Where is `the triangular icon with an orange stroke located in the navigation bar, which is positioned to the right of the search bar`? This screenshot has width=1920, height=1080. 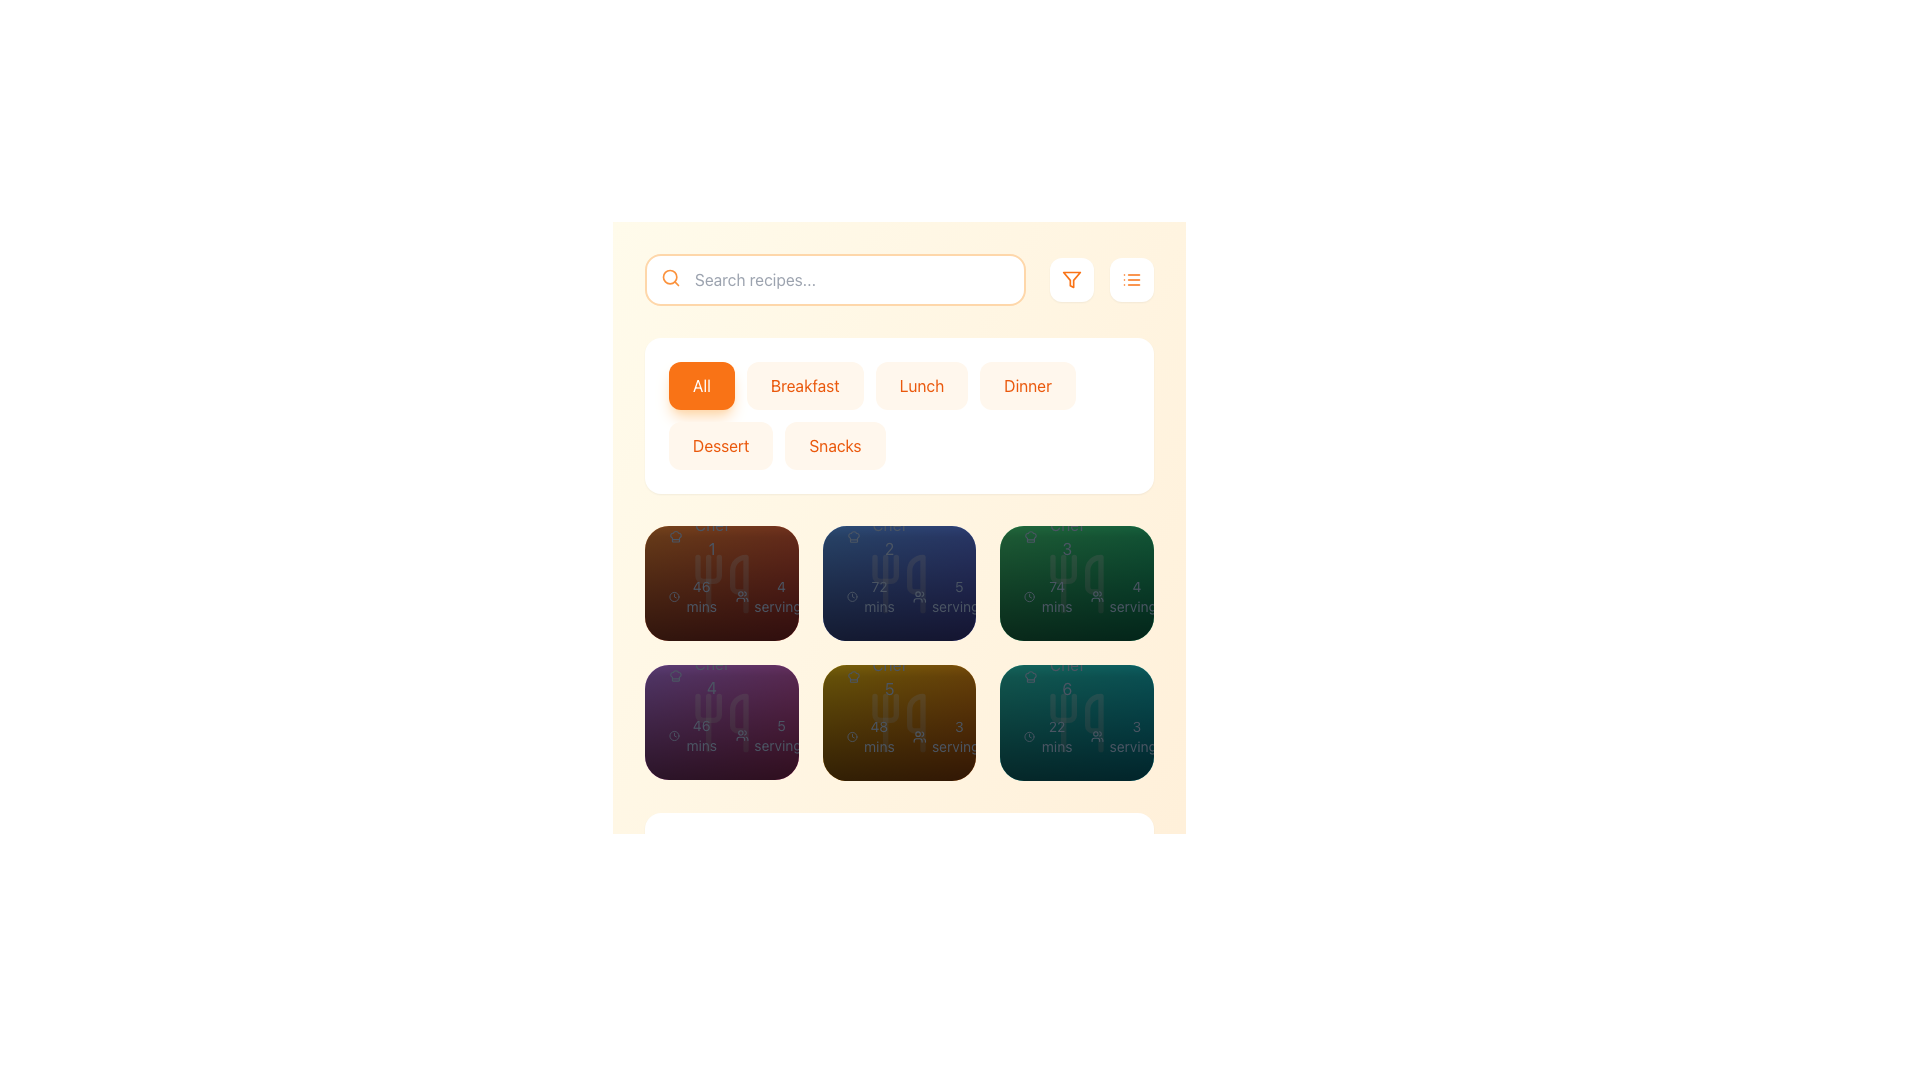
the triangular icon with an orange stroke located in the navigation bar, which is positioned to the right of the search bar is located at coordinates (1070, 280).